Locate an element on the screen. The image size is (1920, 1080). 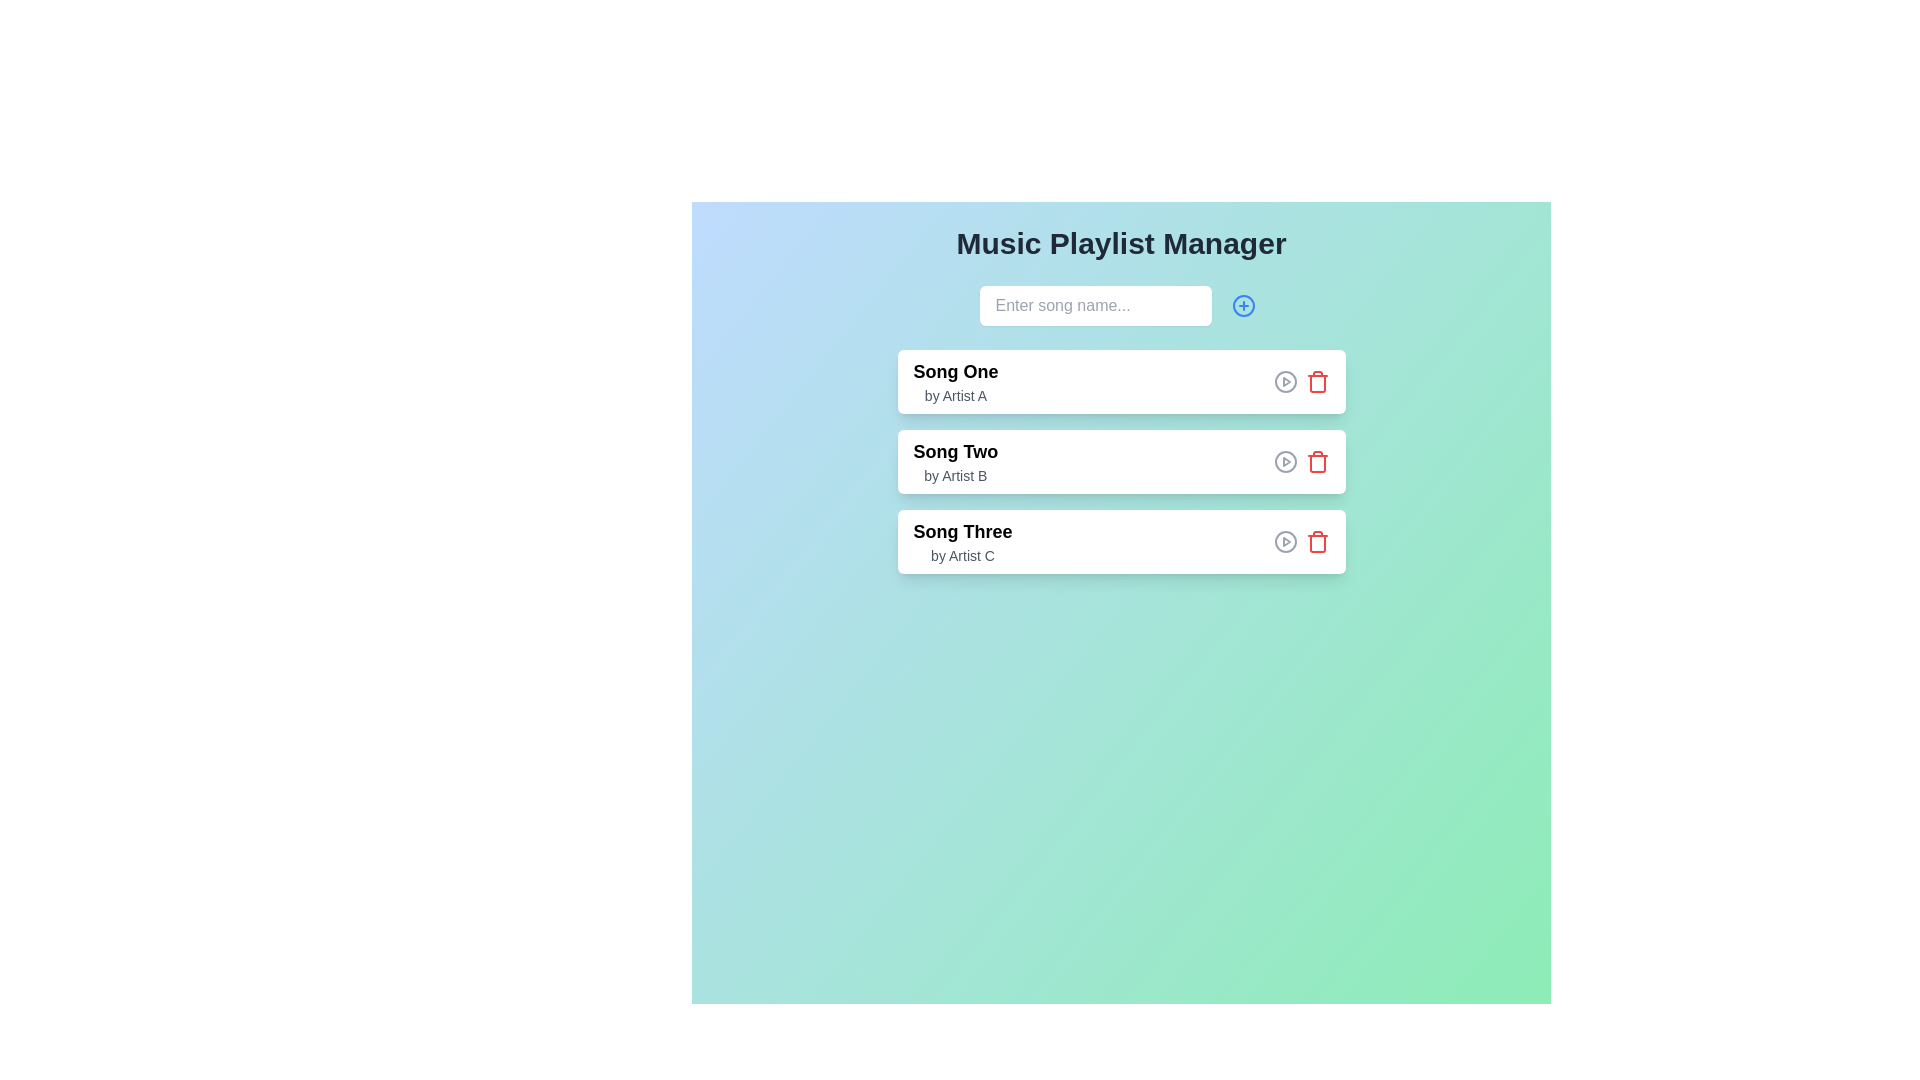
the play button located in the right part of the third row of elements in the playlist, adjacent to the delete icon is located at coordinates (1285, 542).